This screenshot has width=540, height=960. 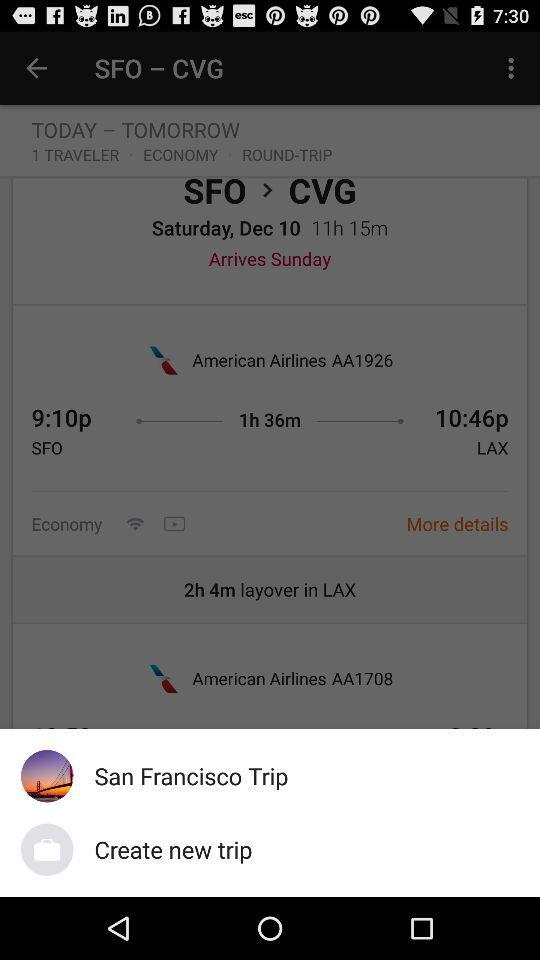 What do you see at coordinates (270, 464) in the screenshot?
I see `the icon at the center` at bounding box center [270, 464].